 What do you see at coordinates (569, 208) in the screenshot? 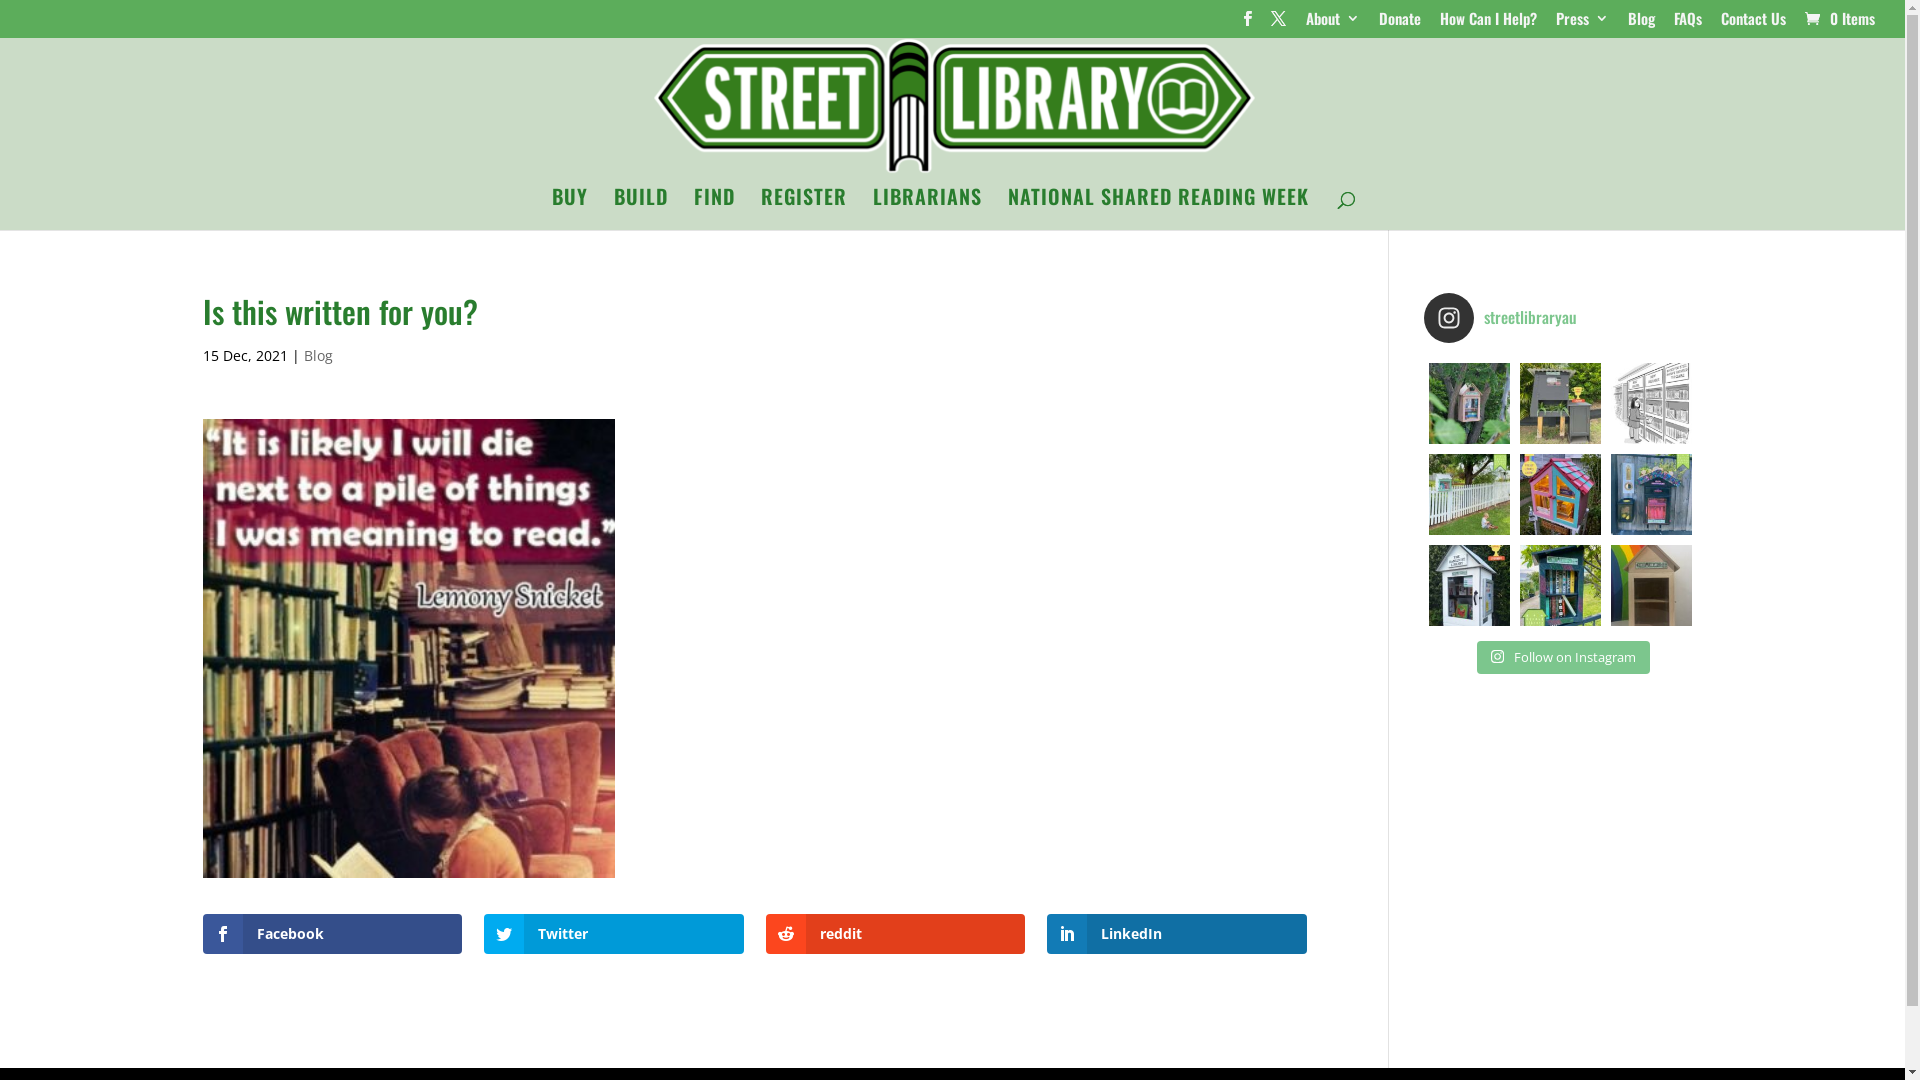
I see `'BUY'` at bounding box center [569, 208].